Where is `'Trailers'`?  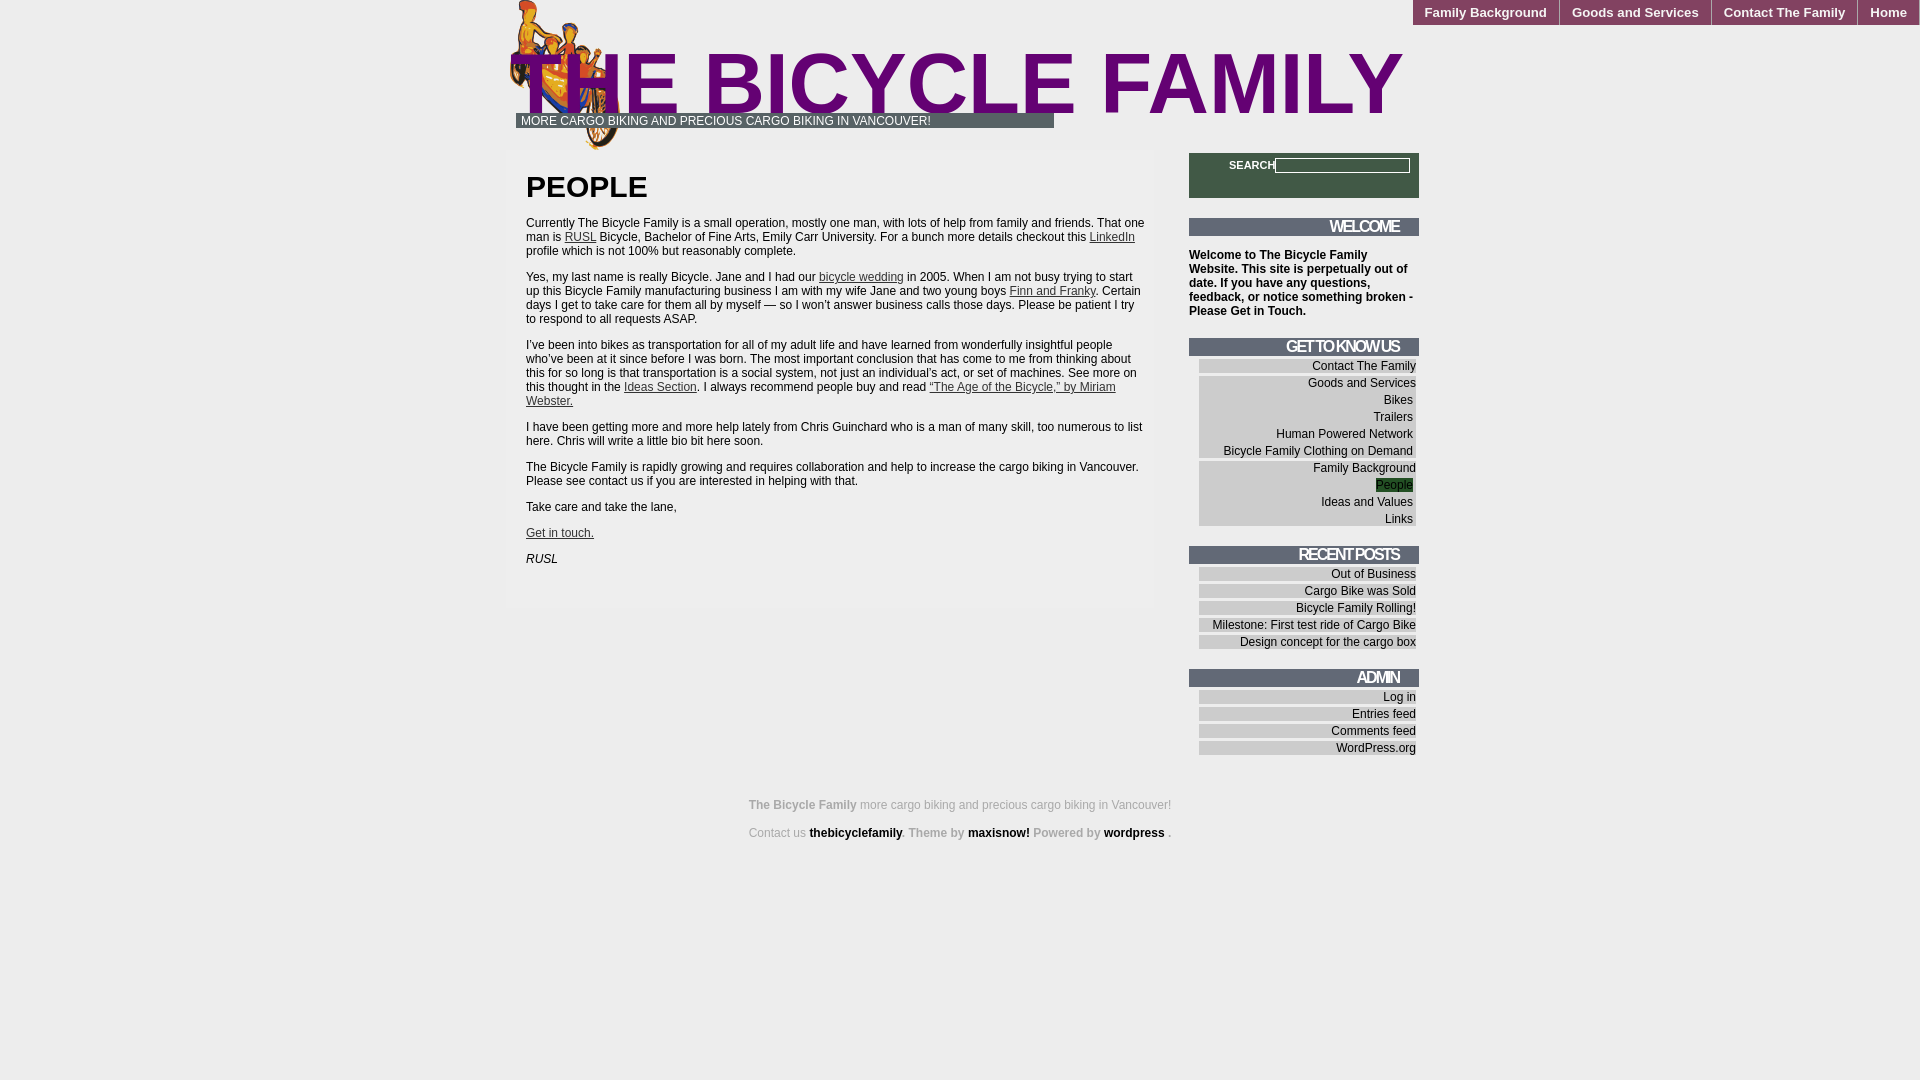 'Trailers' is located at coordinates (1391, 415).